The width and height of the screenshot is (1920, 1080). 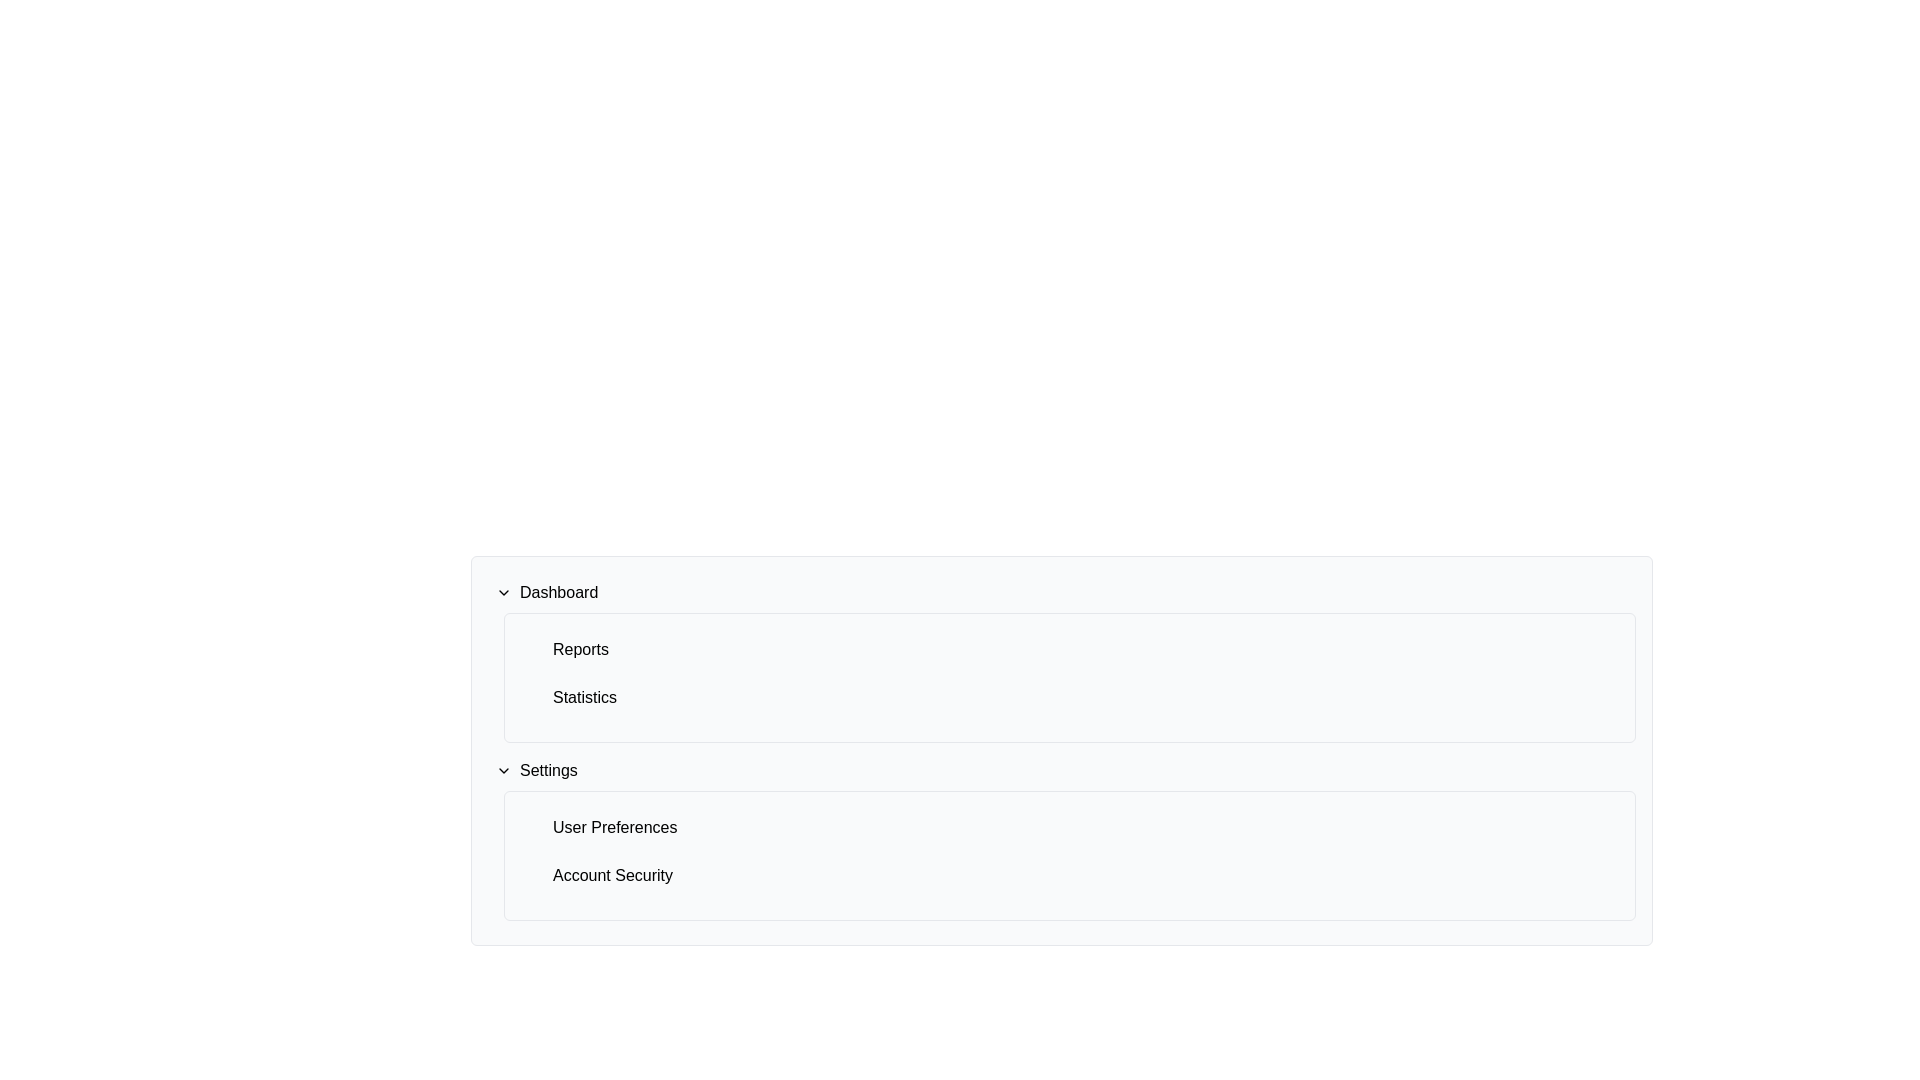 I want to click on the downward-pointing chevron icon located inside the 'Dashboard' item in the top-left section of the collapsible menu, so click(x=504, y=592).